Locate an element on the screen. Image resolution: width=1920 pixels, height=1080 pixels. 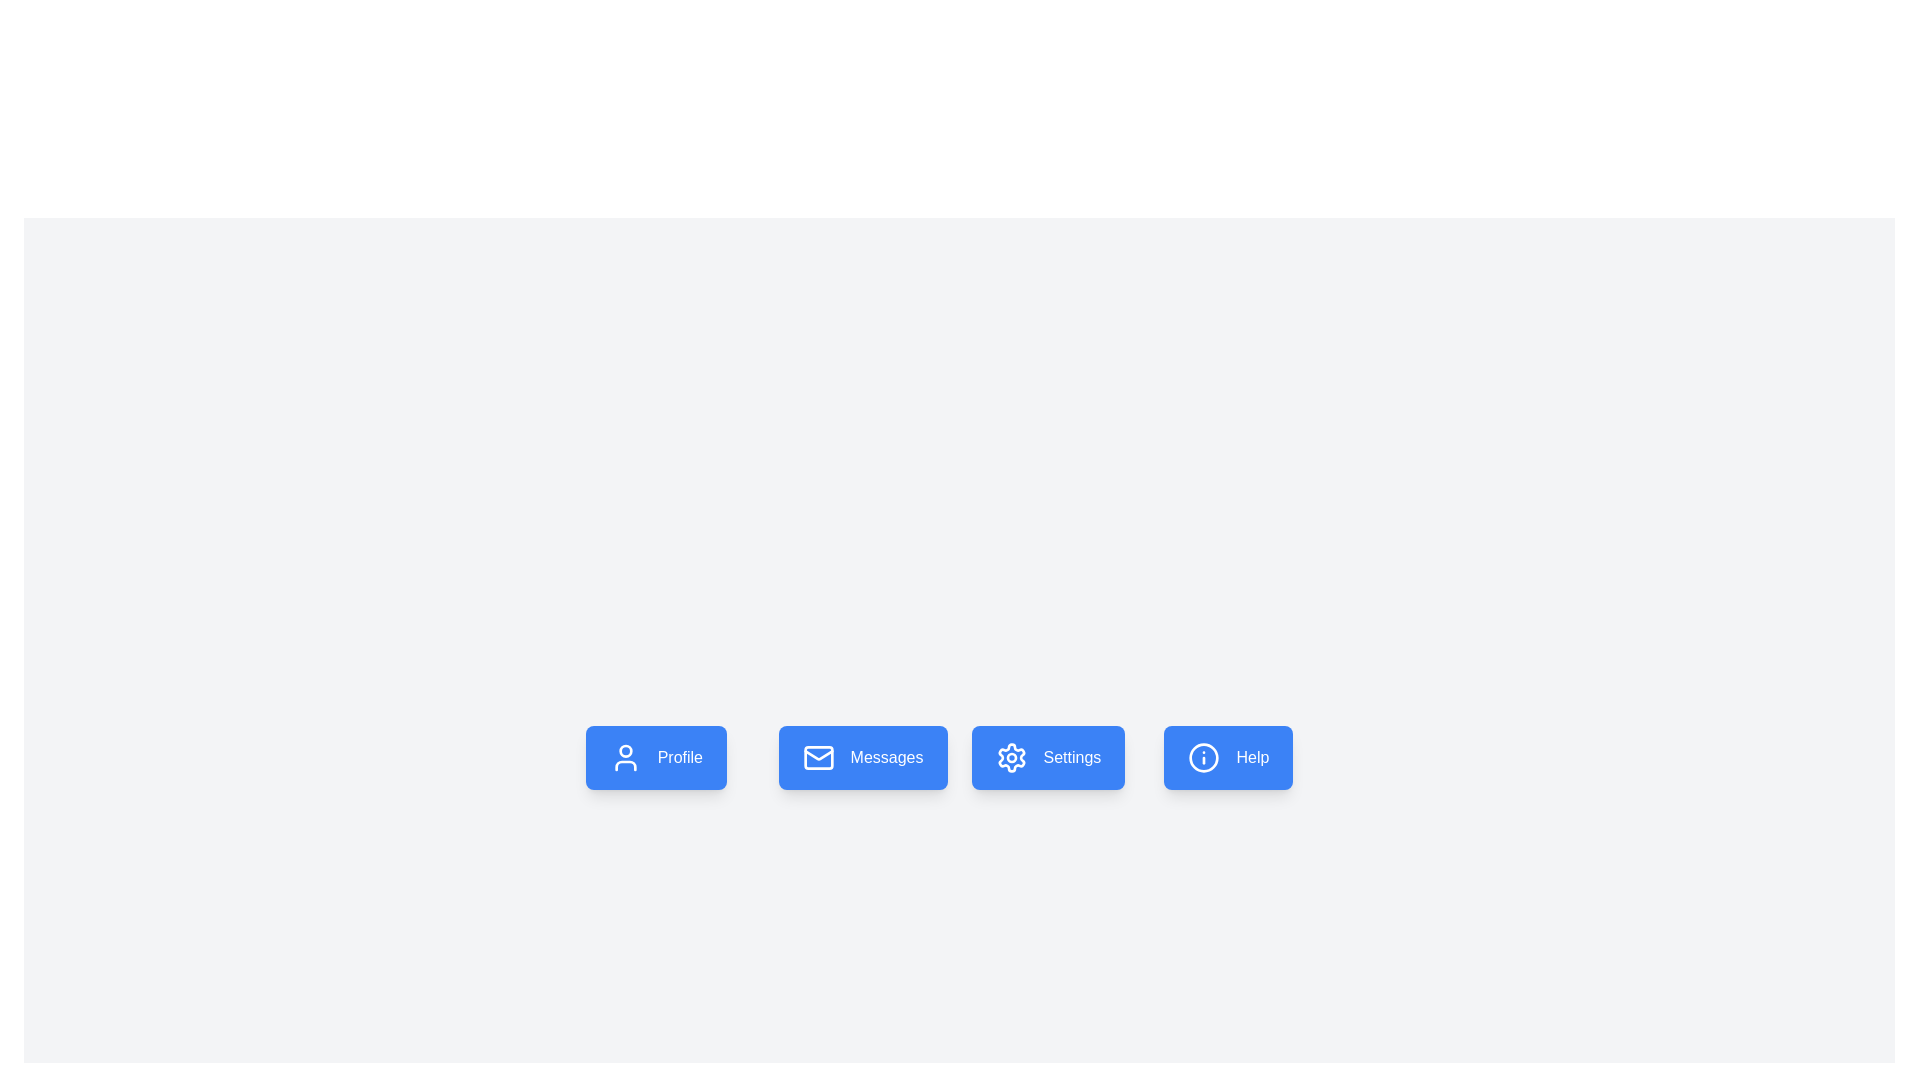
the 'Help' button which displays the text 'Help' in white font on a blue background, located on the far-right side of a horizontal row of buttons is located at coordinates (1251, 758).